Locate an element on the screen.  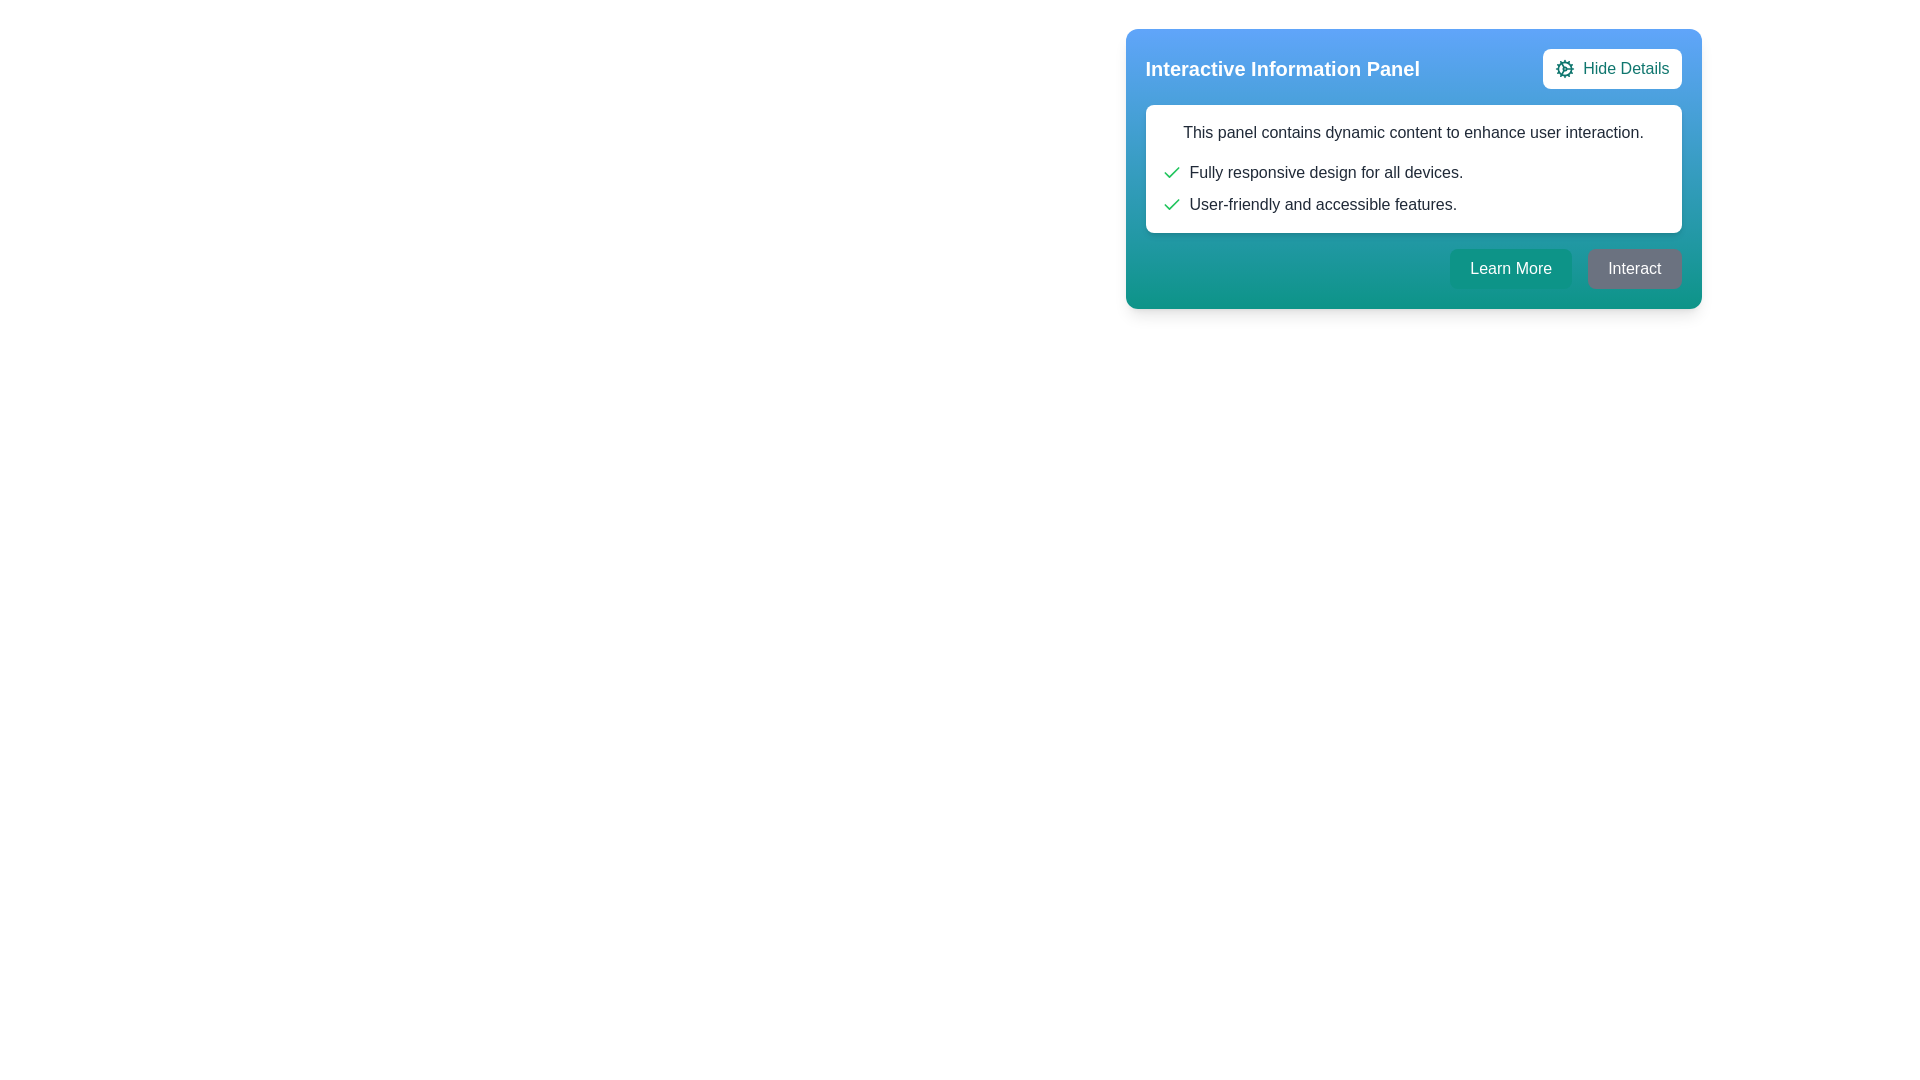
the button located at the top-right of the 'Interactive Information Panel' is located at coordinates (1612, 68).